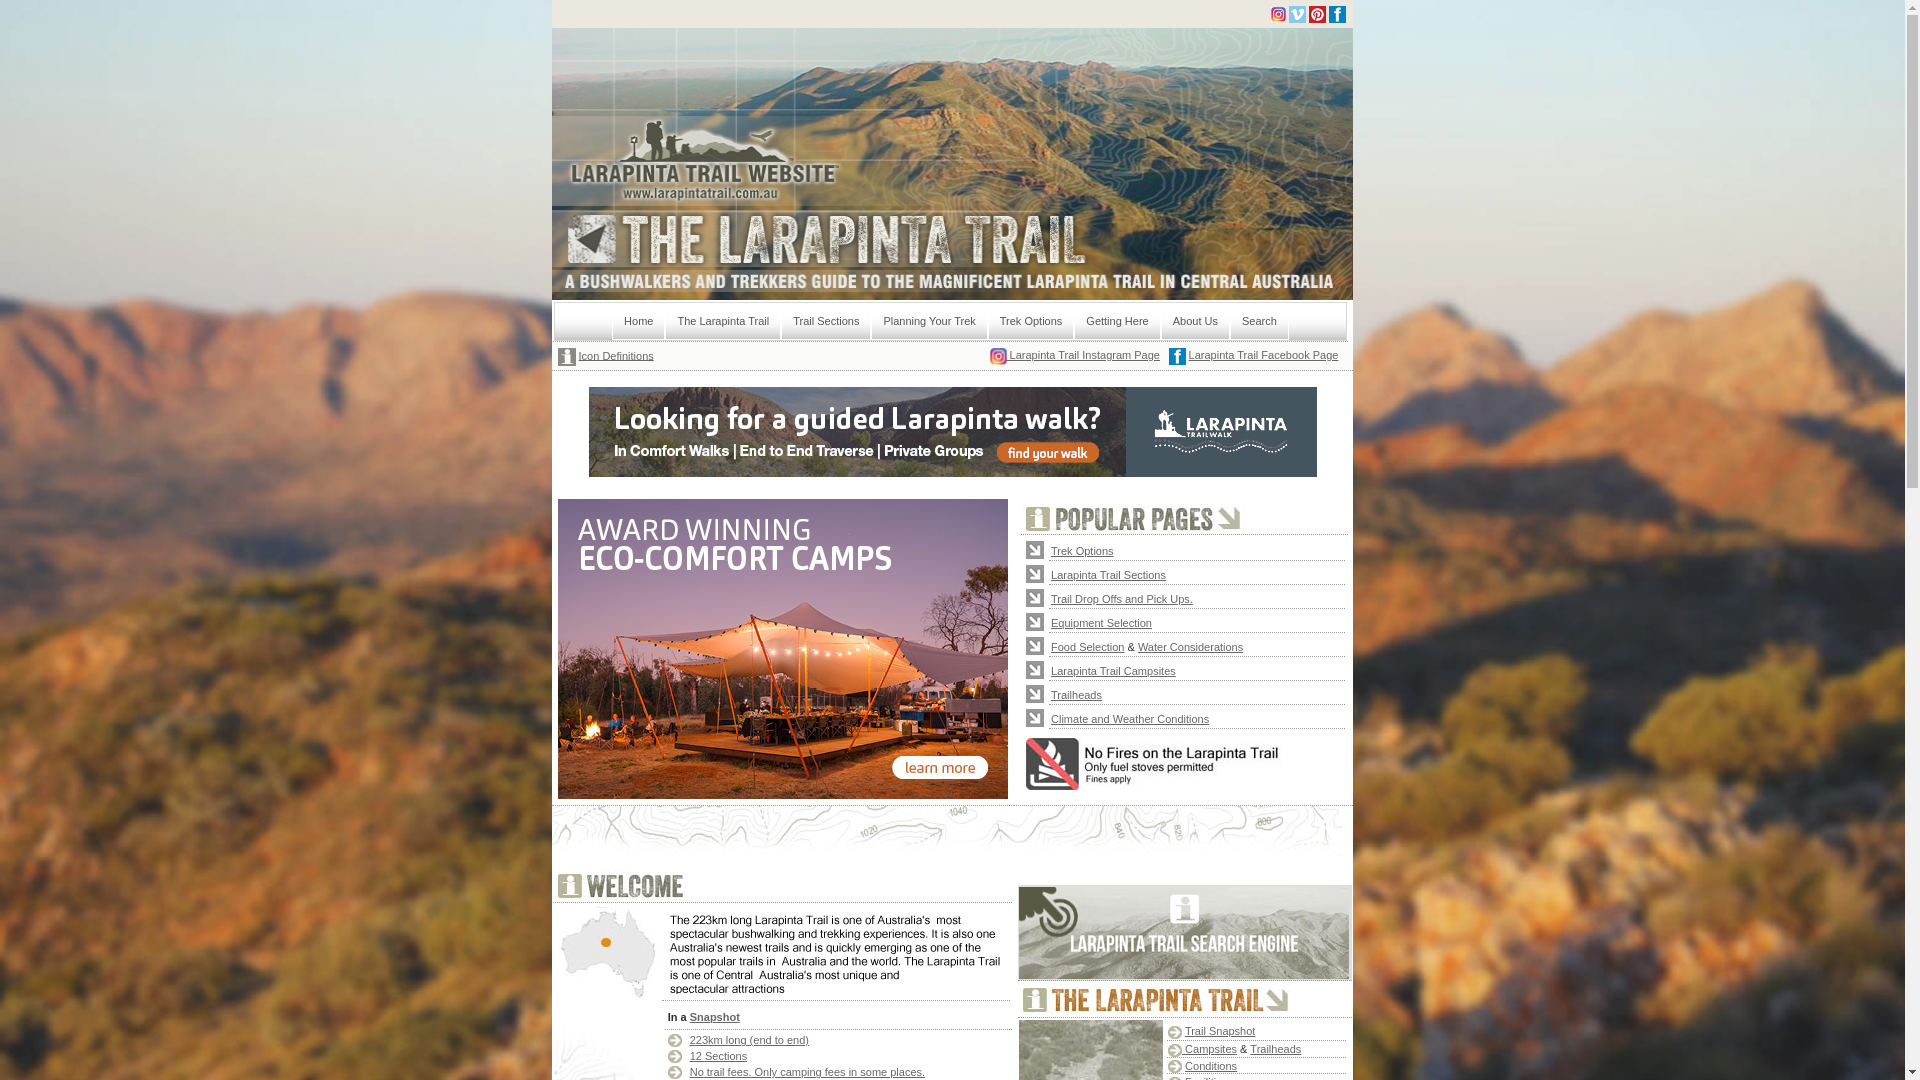 This screenshot has height=1080, width=1920. Describe the element at coordinates (578, 353) in the screenshot. I see `'Icon Definitions'` at that location.